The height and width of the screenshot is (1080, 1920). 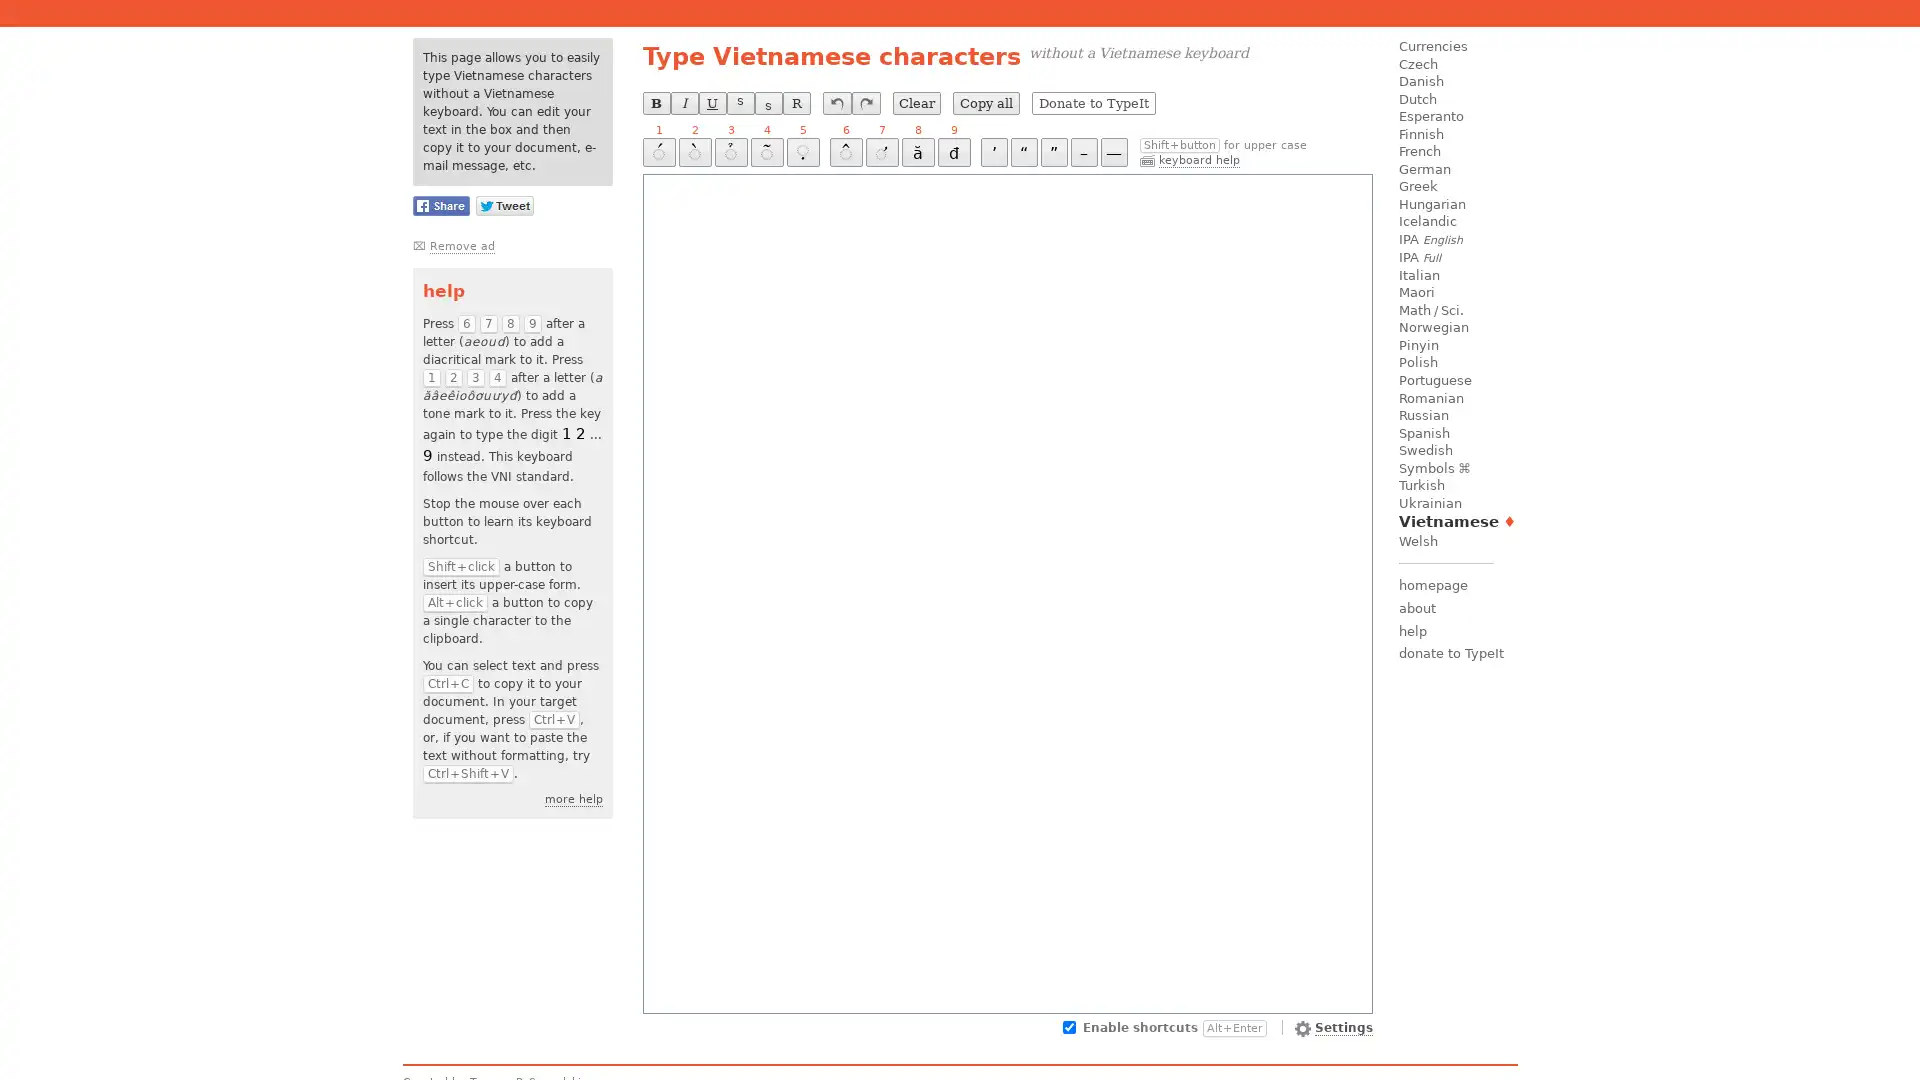 What do you see at coordinates (658, 151) in the screenshot?
I see `1` at bounding box center [658, 151].